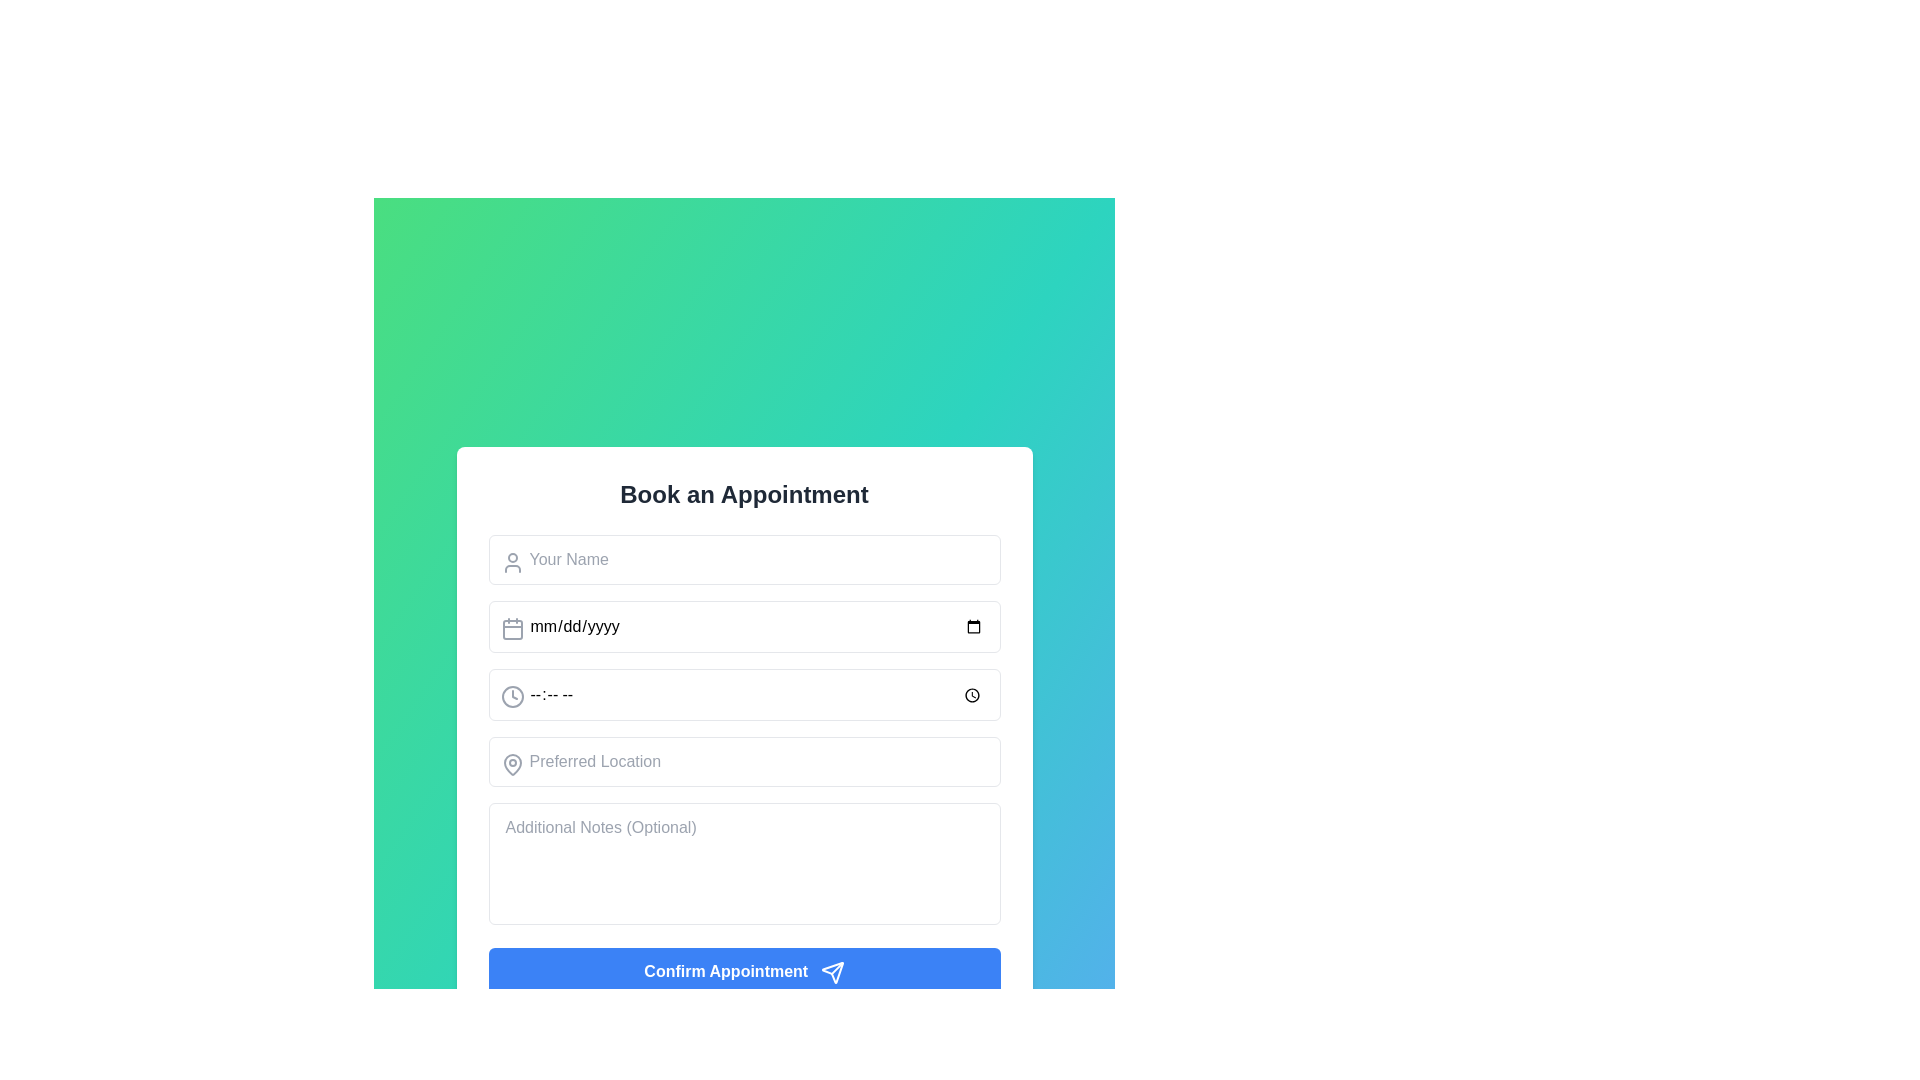  Describe the element at coordinates (512, 765) in the screenshot. I see `the map pin icon located under the 'Preferred Location' label, which is the first icon in the row within a text input field` at that location.